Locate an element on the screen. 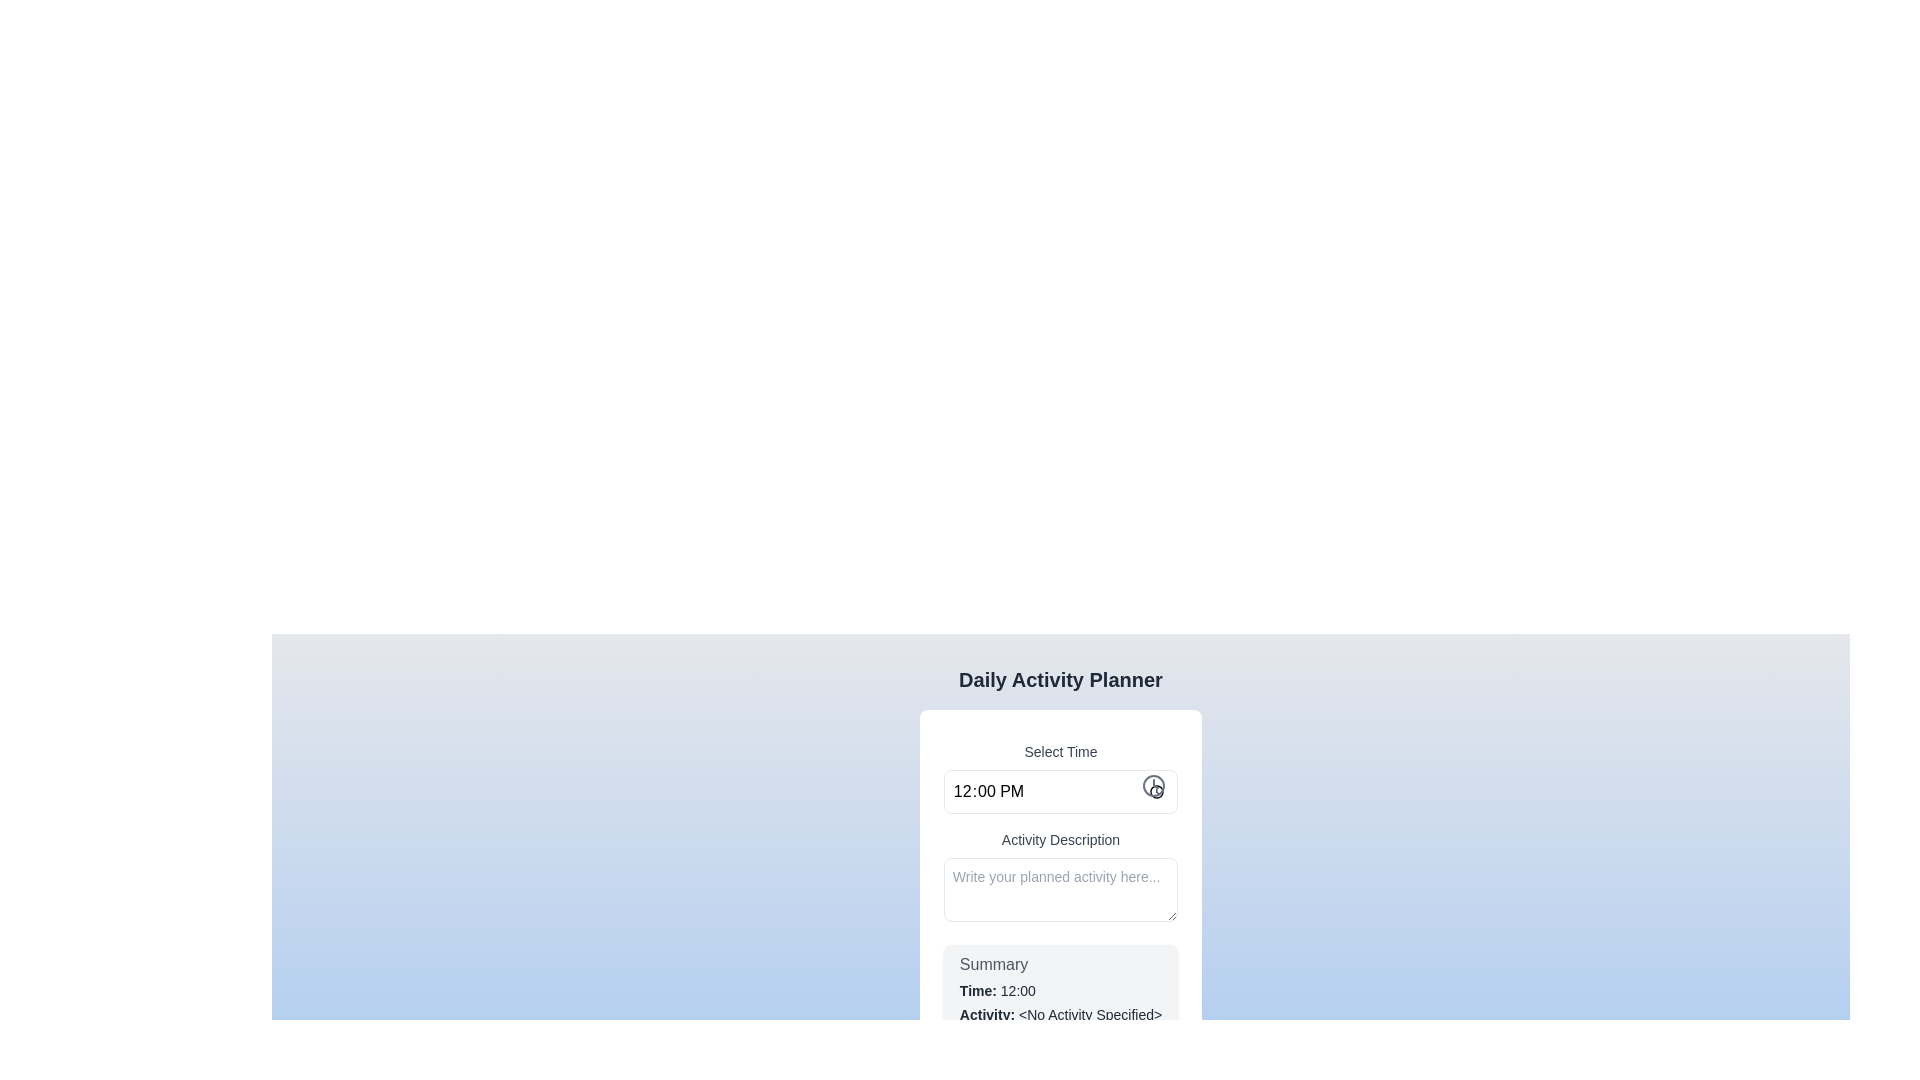 Image resolution: width=1920 pixels, height=1080 pixels. the circular clock icon located at the top-right corner of the time selection box is located at coordinates (1154, 785).